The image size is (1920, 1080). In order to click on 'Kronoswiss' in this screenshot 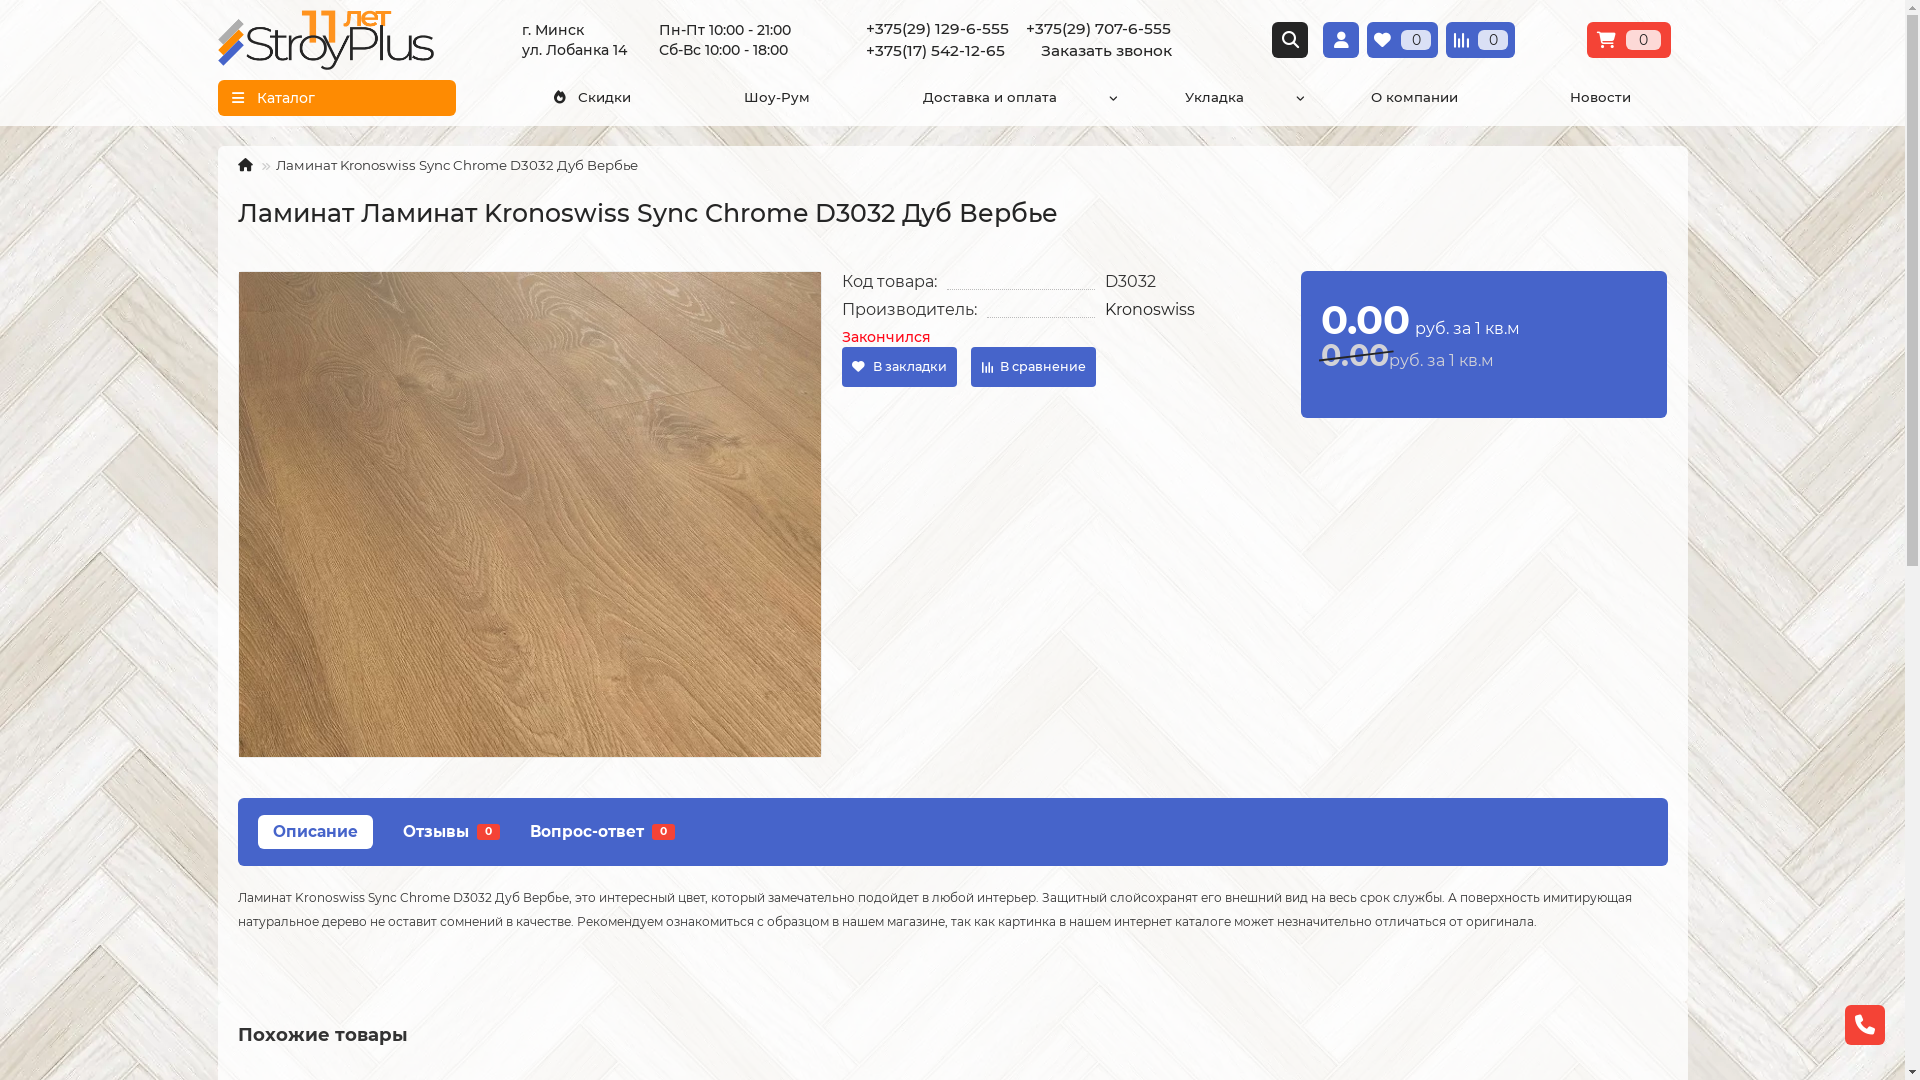, I will do `click(1150, 310)`.